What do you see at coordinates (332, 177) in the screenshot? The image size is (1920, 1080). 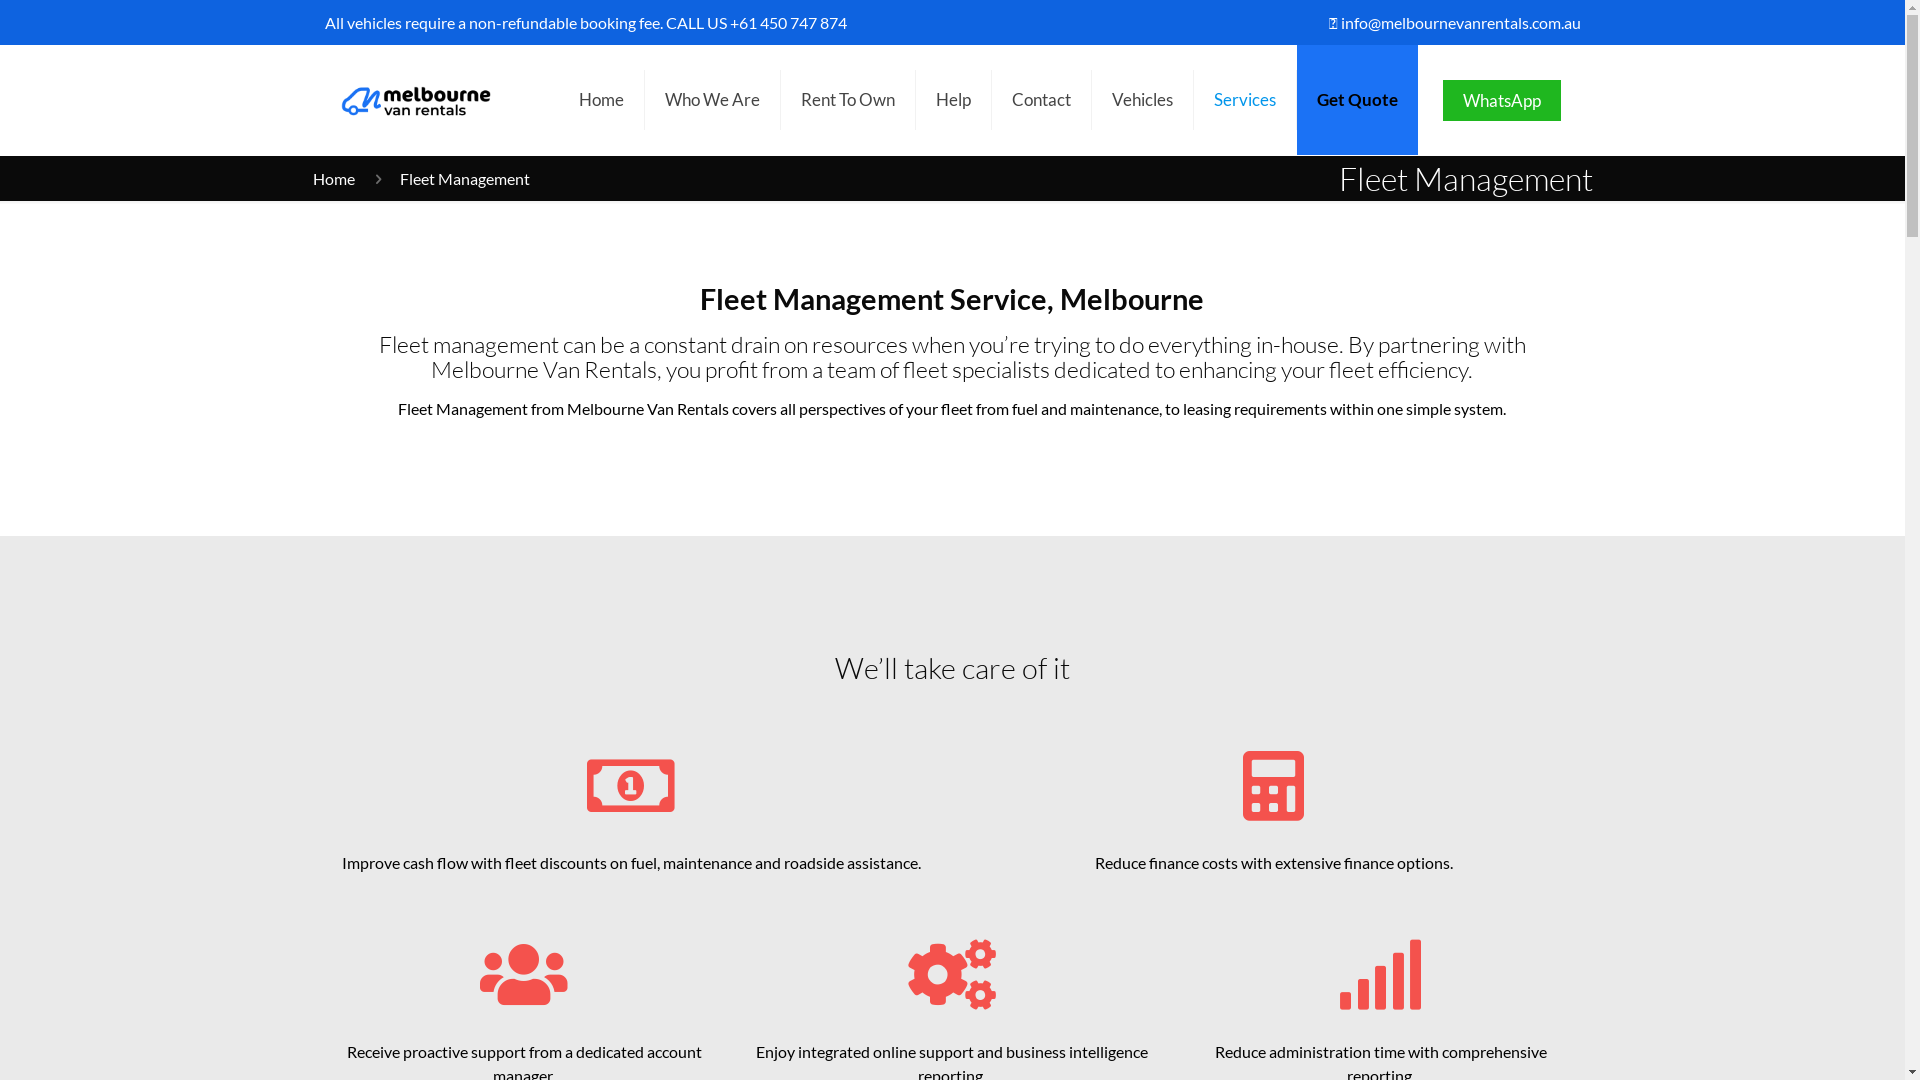 I see `'Home'` at bounding box center [332, 177].